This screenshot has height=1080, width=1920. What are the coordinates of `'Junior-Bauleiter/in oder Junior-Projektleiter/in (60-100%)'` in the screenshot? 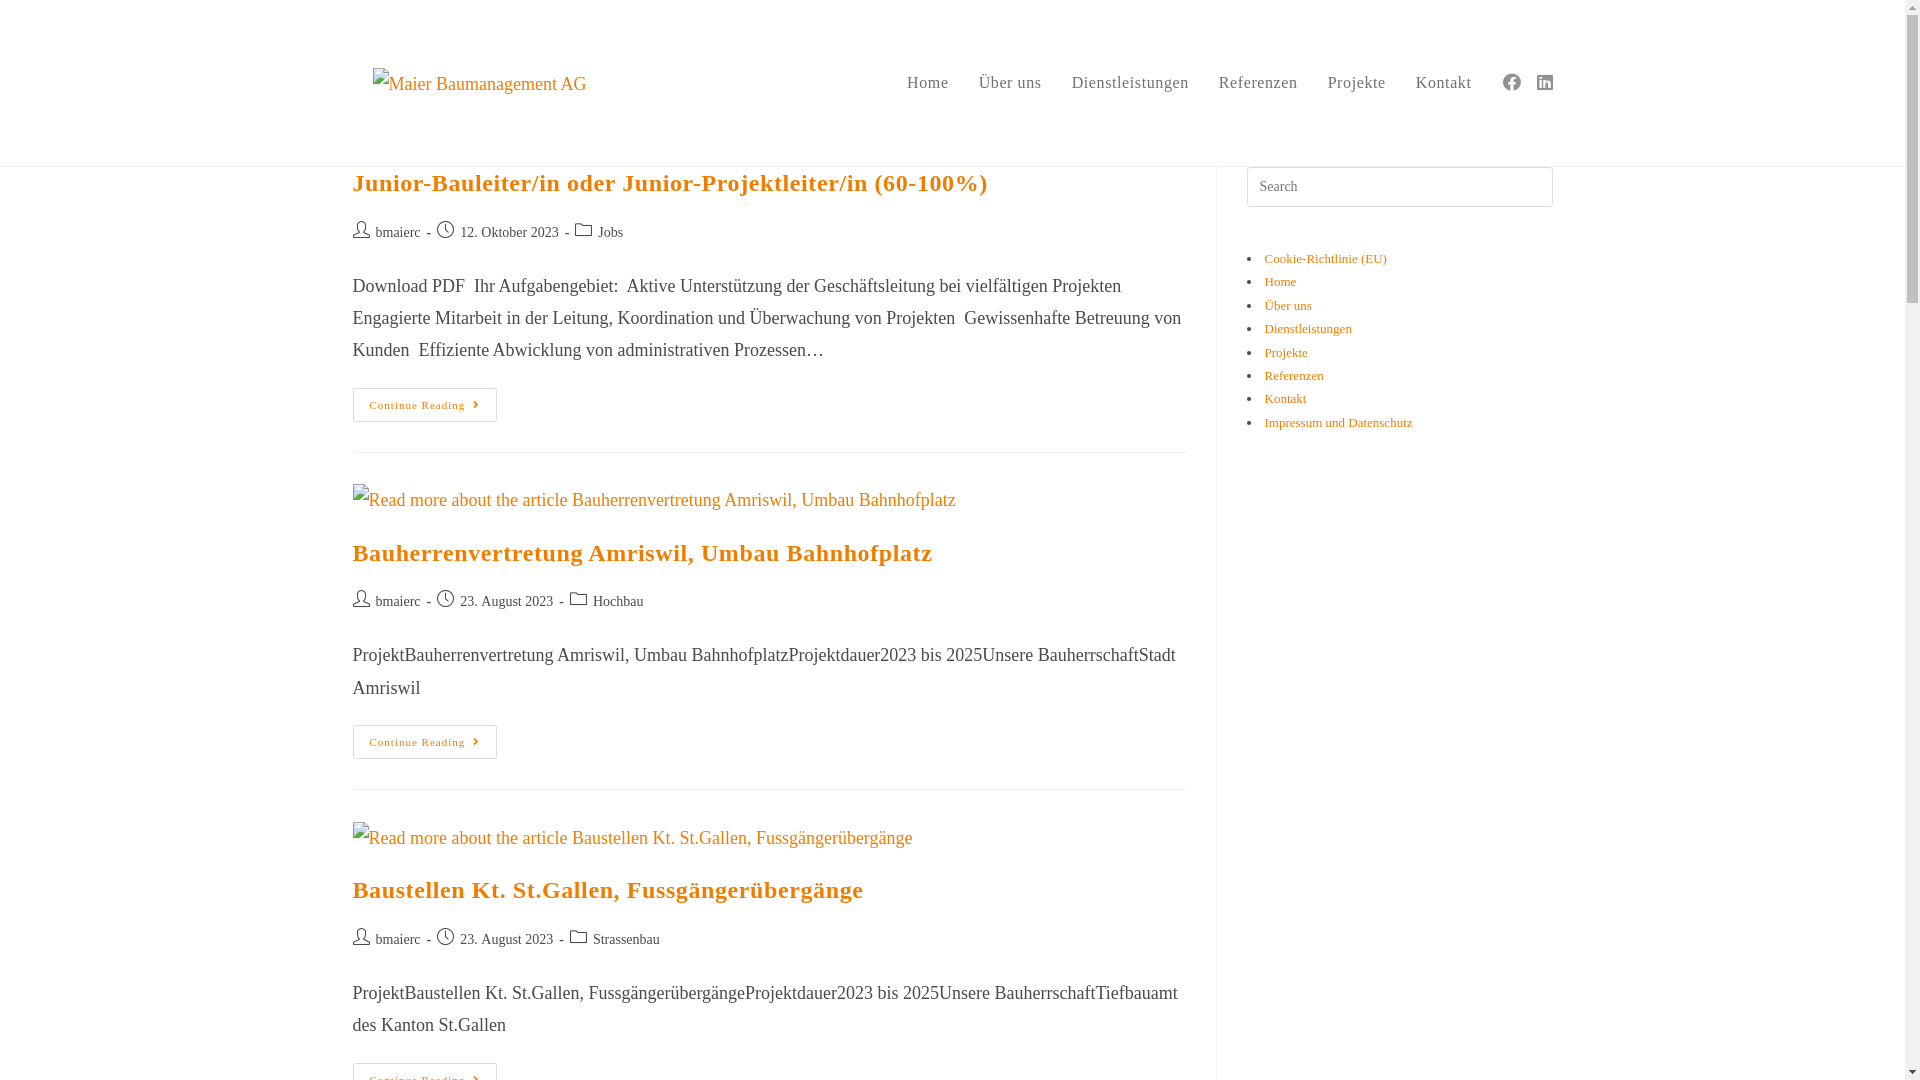 It's located at (669, 182).